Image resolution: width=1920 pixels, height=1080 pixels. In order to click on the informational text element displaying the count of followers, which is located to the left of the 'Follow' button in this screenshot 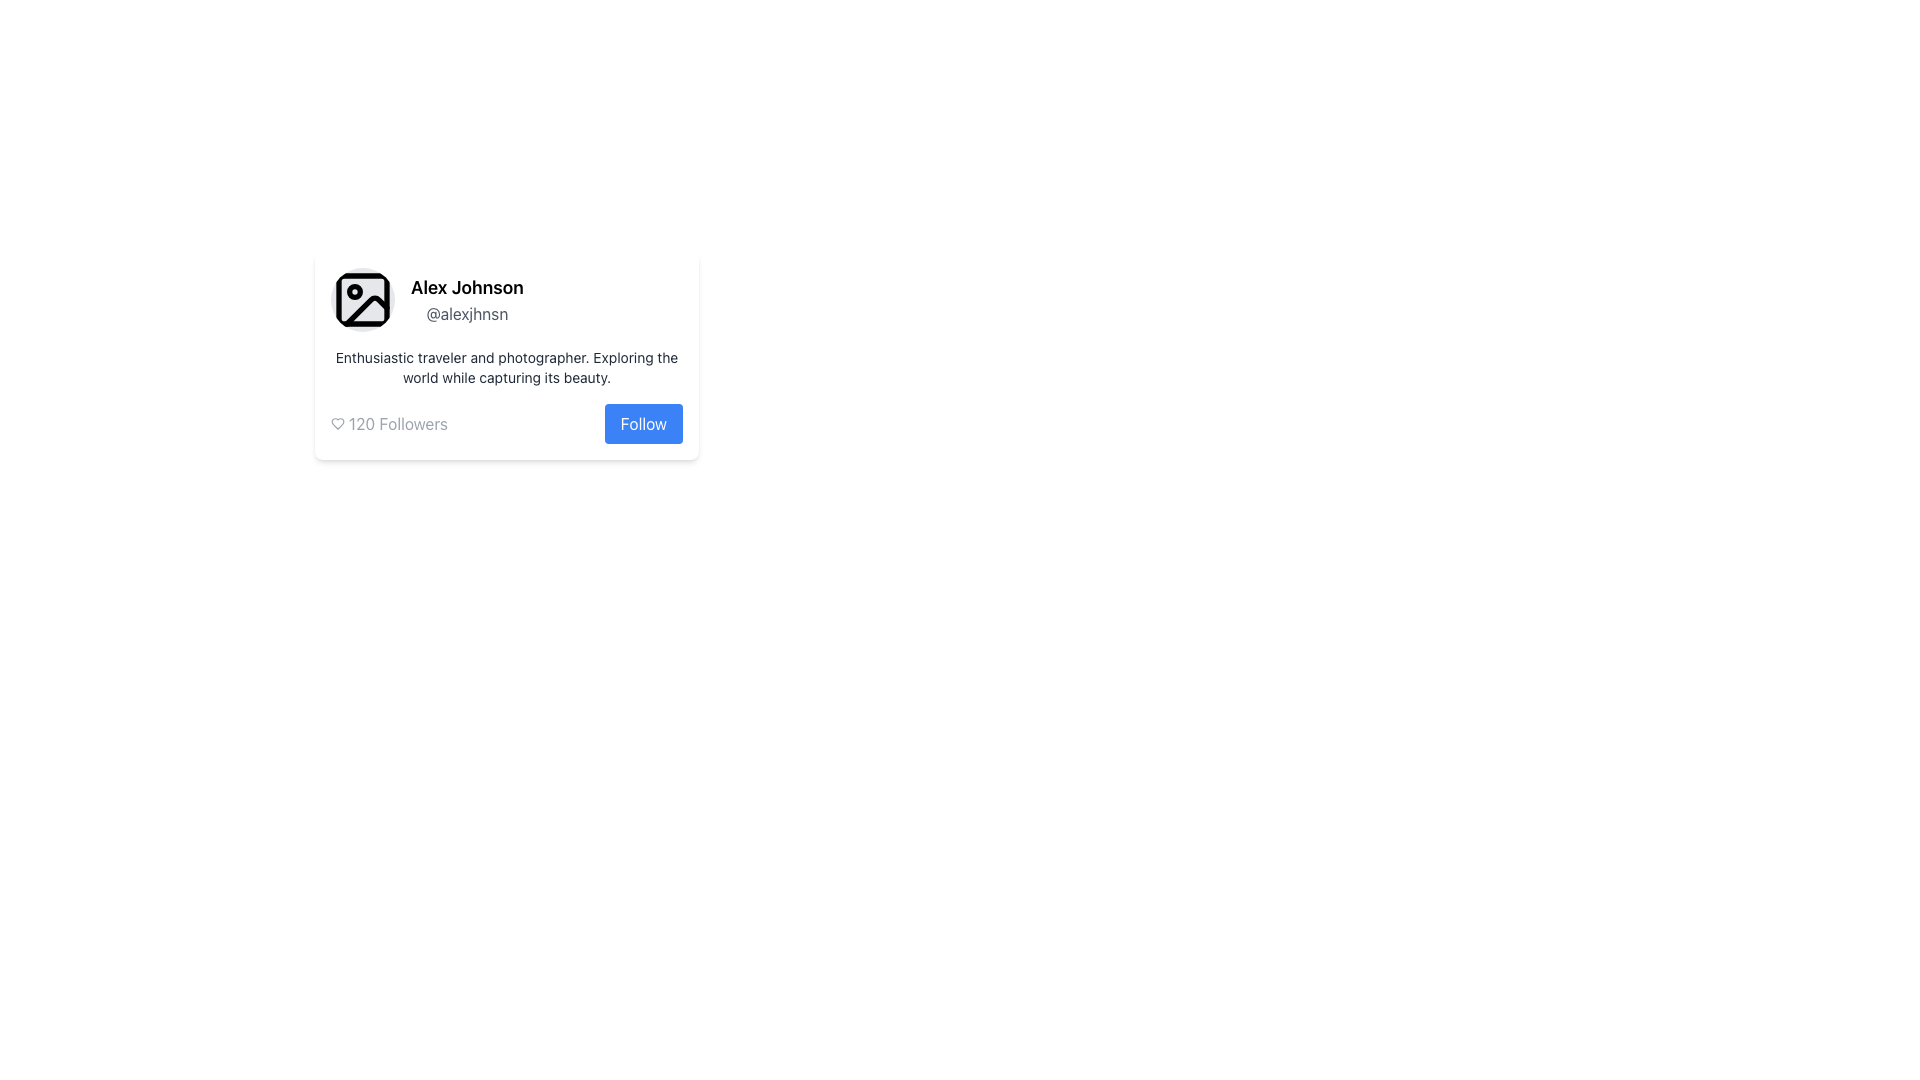, I will do `click(389, 423)`.